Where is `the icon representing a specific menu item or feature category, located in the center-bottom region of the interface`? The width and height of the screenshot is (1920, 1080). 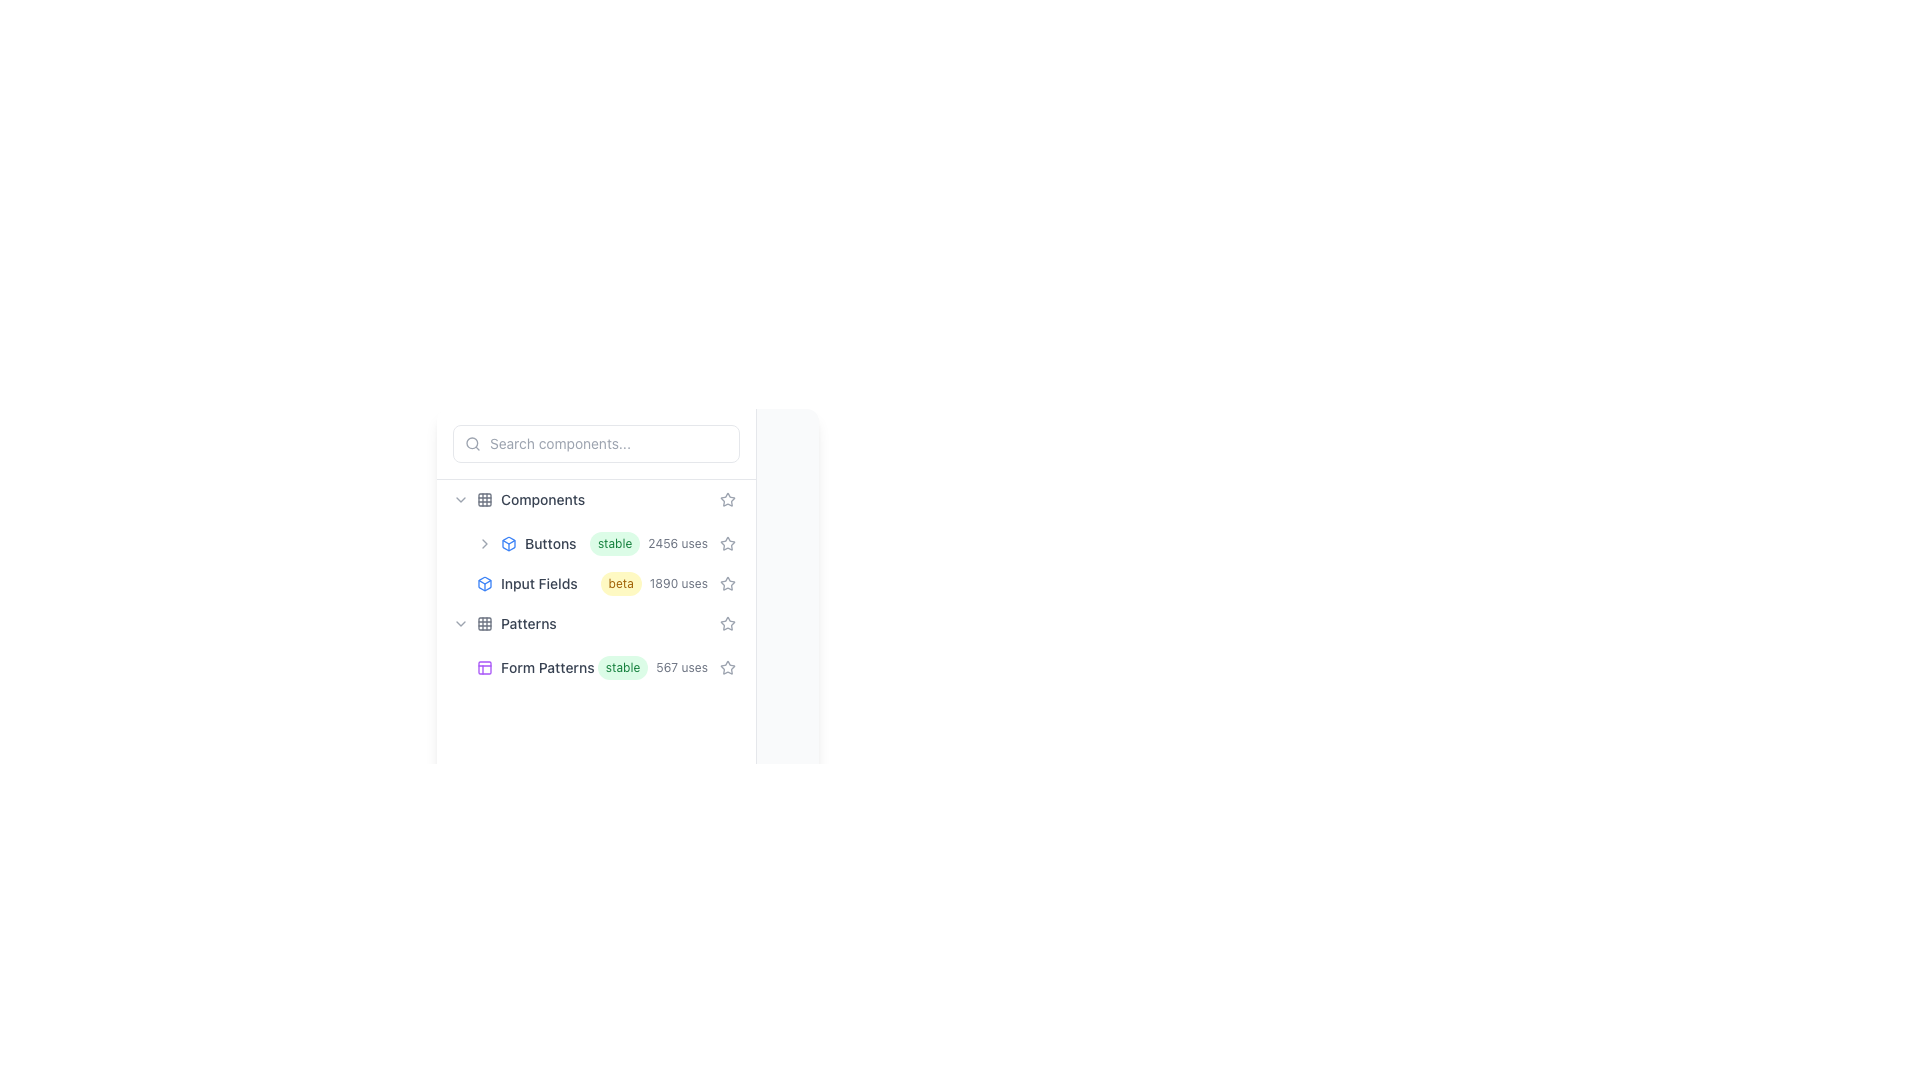
the icon representing a specific menu item or feature category, located in the center-bottom region of the interface is located at coordinates (484, 583).